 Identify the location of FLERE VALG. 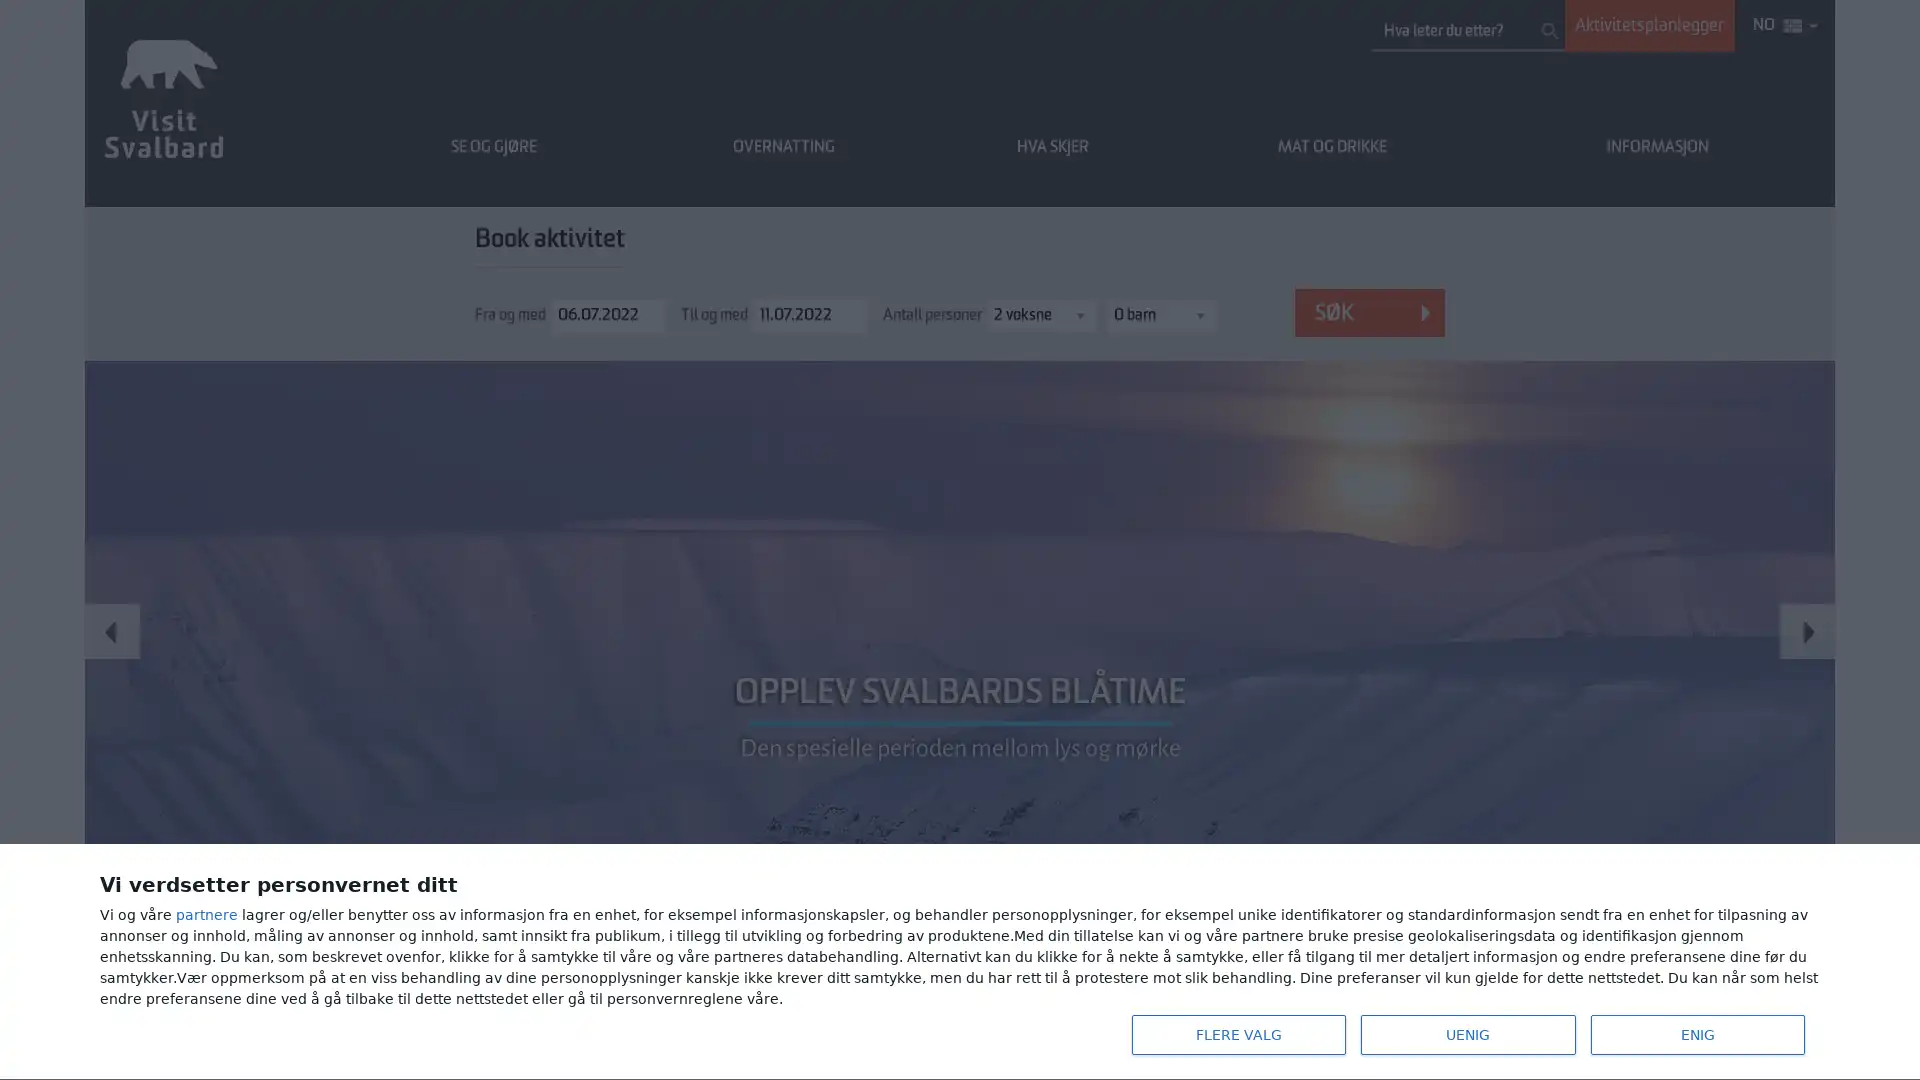
(1237, 1034).